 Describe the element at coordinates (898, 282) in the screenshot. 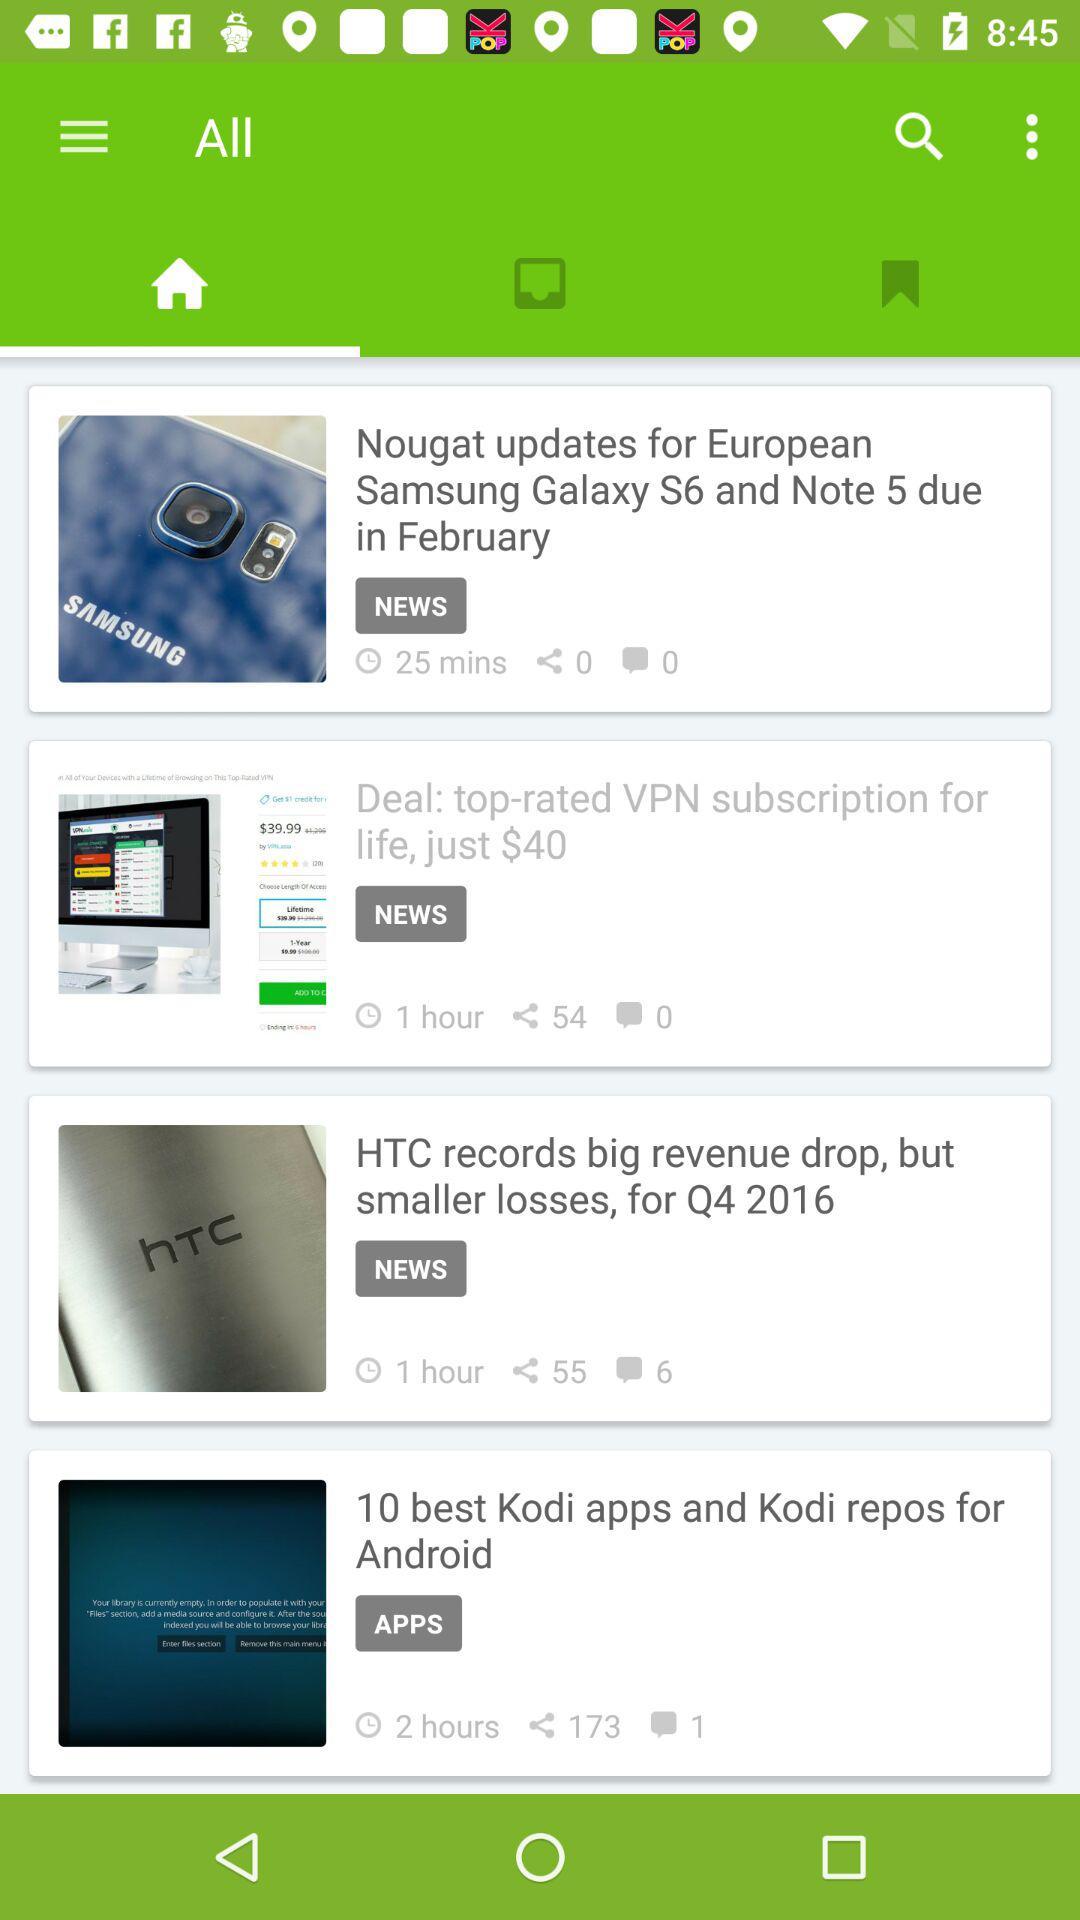

I see `favorites` at that location.